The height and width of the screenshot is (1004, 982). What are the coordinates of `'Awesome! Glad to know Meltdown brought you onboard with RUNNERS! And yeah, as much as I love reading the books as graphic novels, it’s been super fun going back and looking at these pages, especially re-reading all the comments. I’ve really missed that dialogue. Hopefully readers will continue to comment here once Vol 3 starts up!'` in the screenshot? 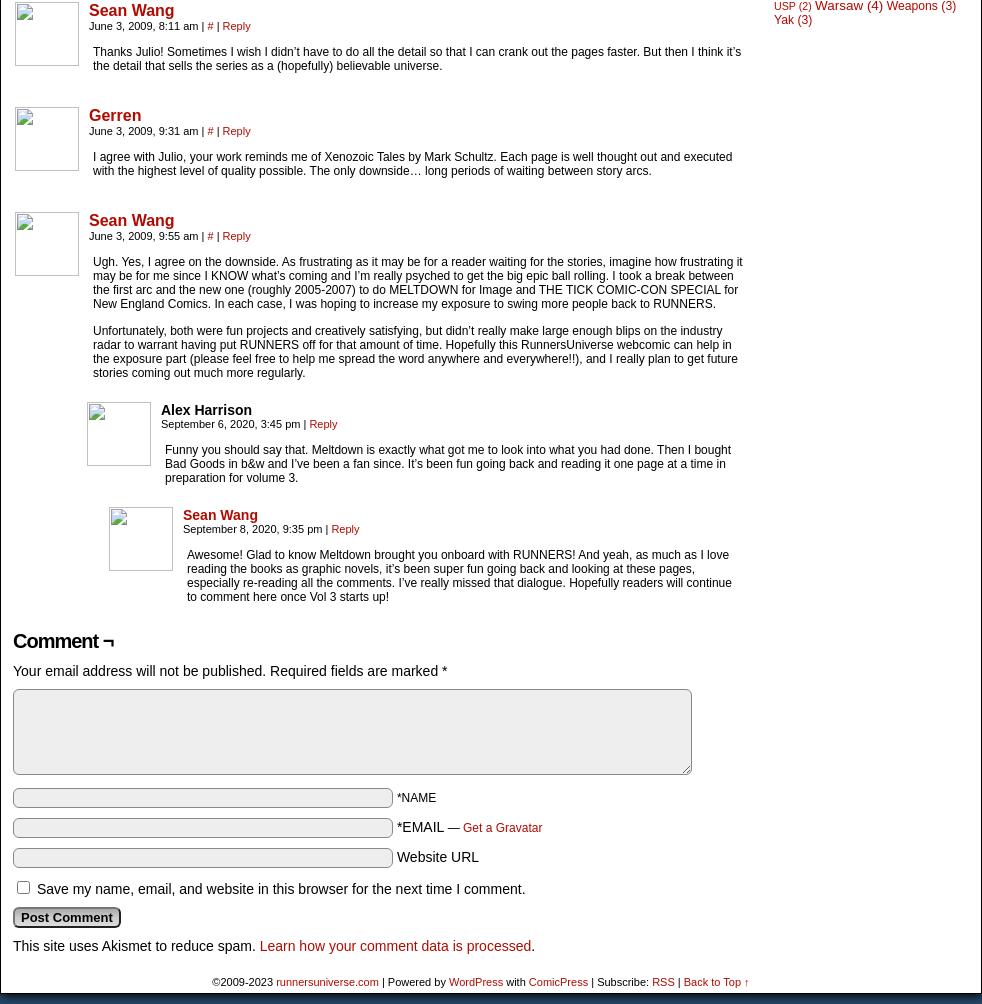 It's located at (185, 574).